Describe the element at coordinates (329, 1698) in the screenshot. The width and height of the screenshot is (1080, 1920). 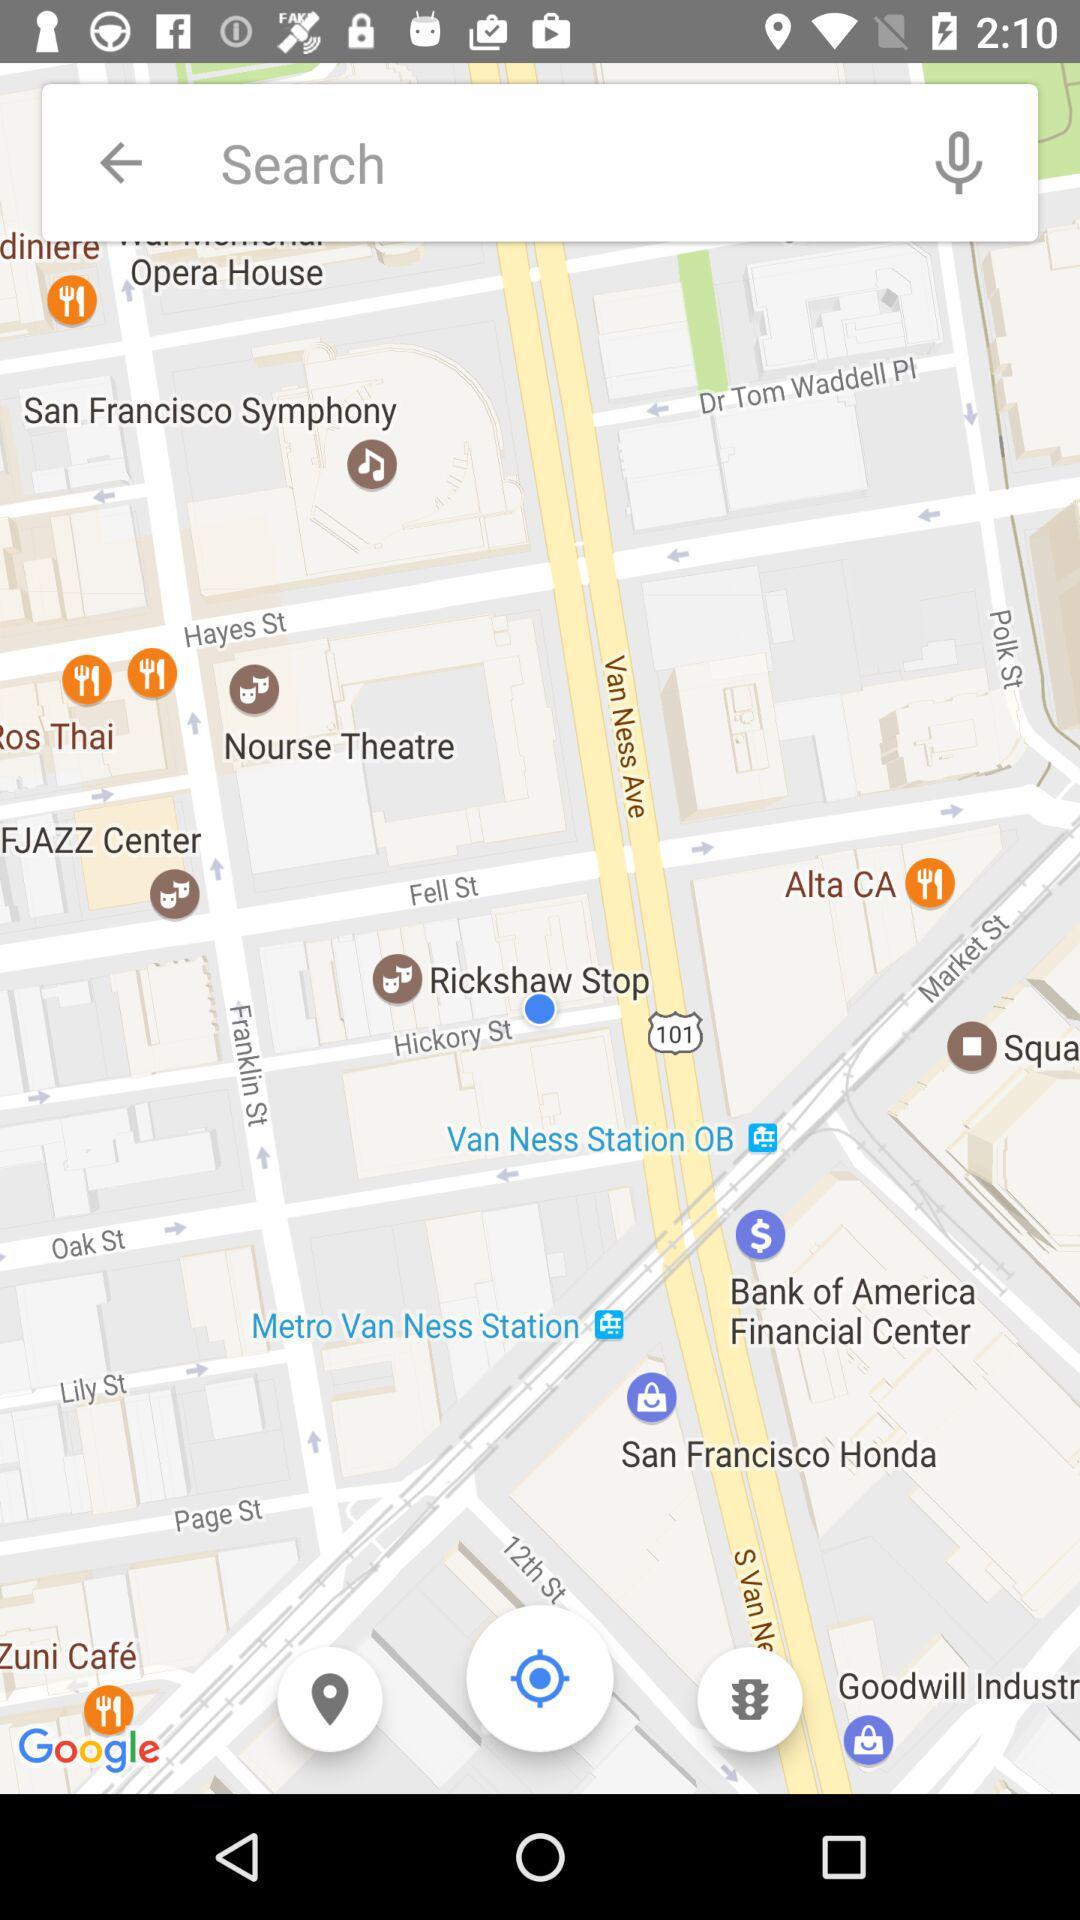
I see `pin location` at that location.